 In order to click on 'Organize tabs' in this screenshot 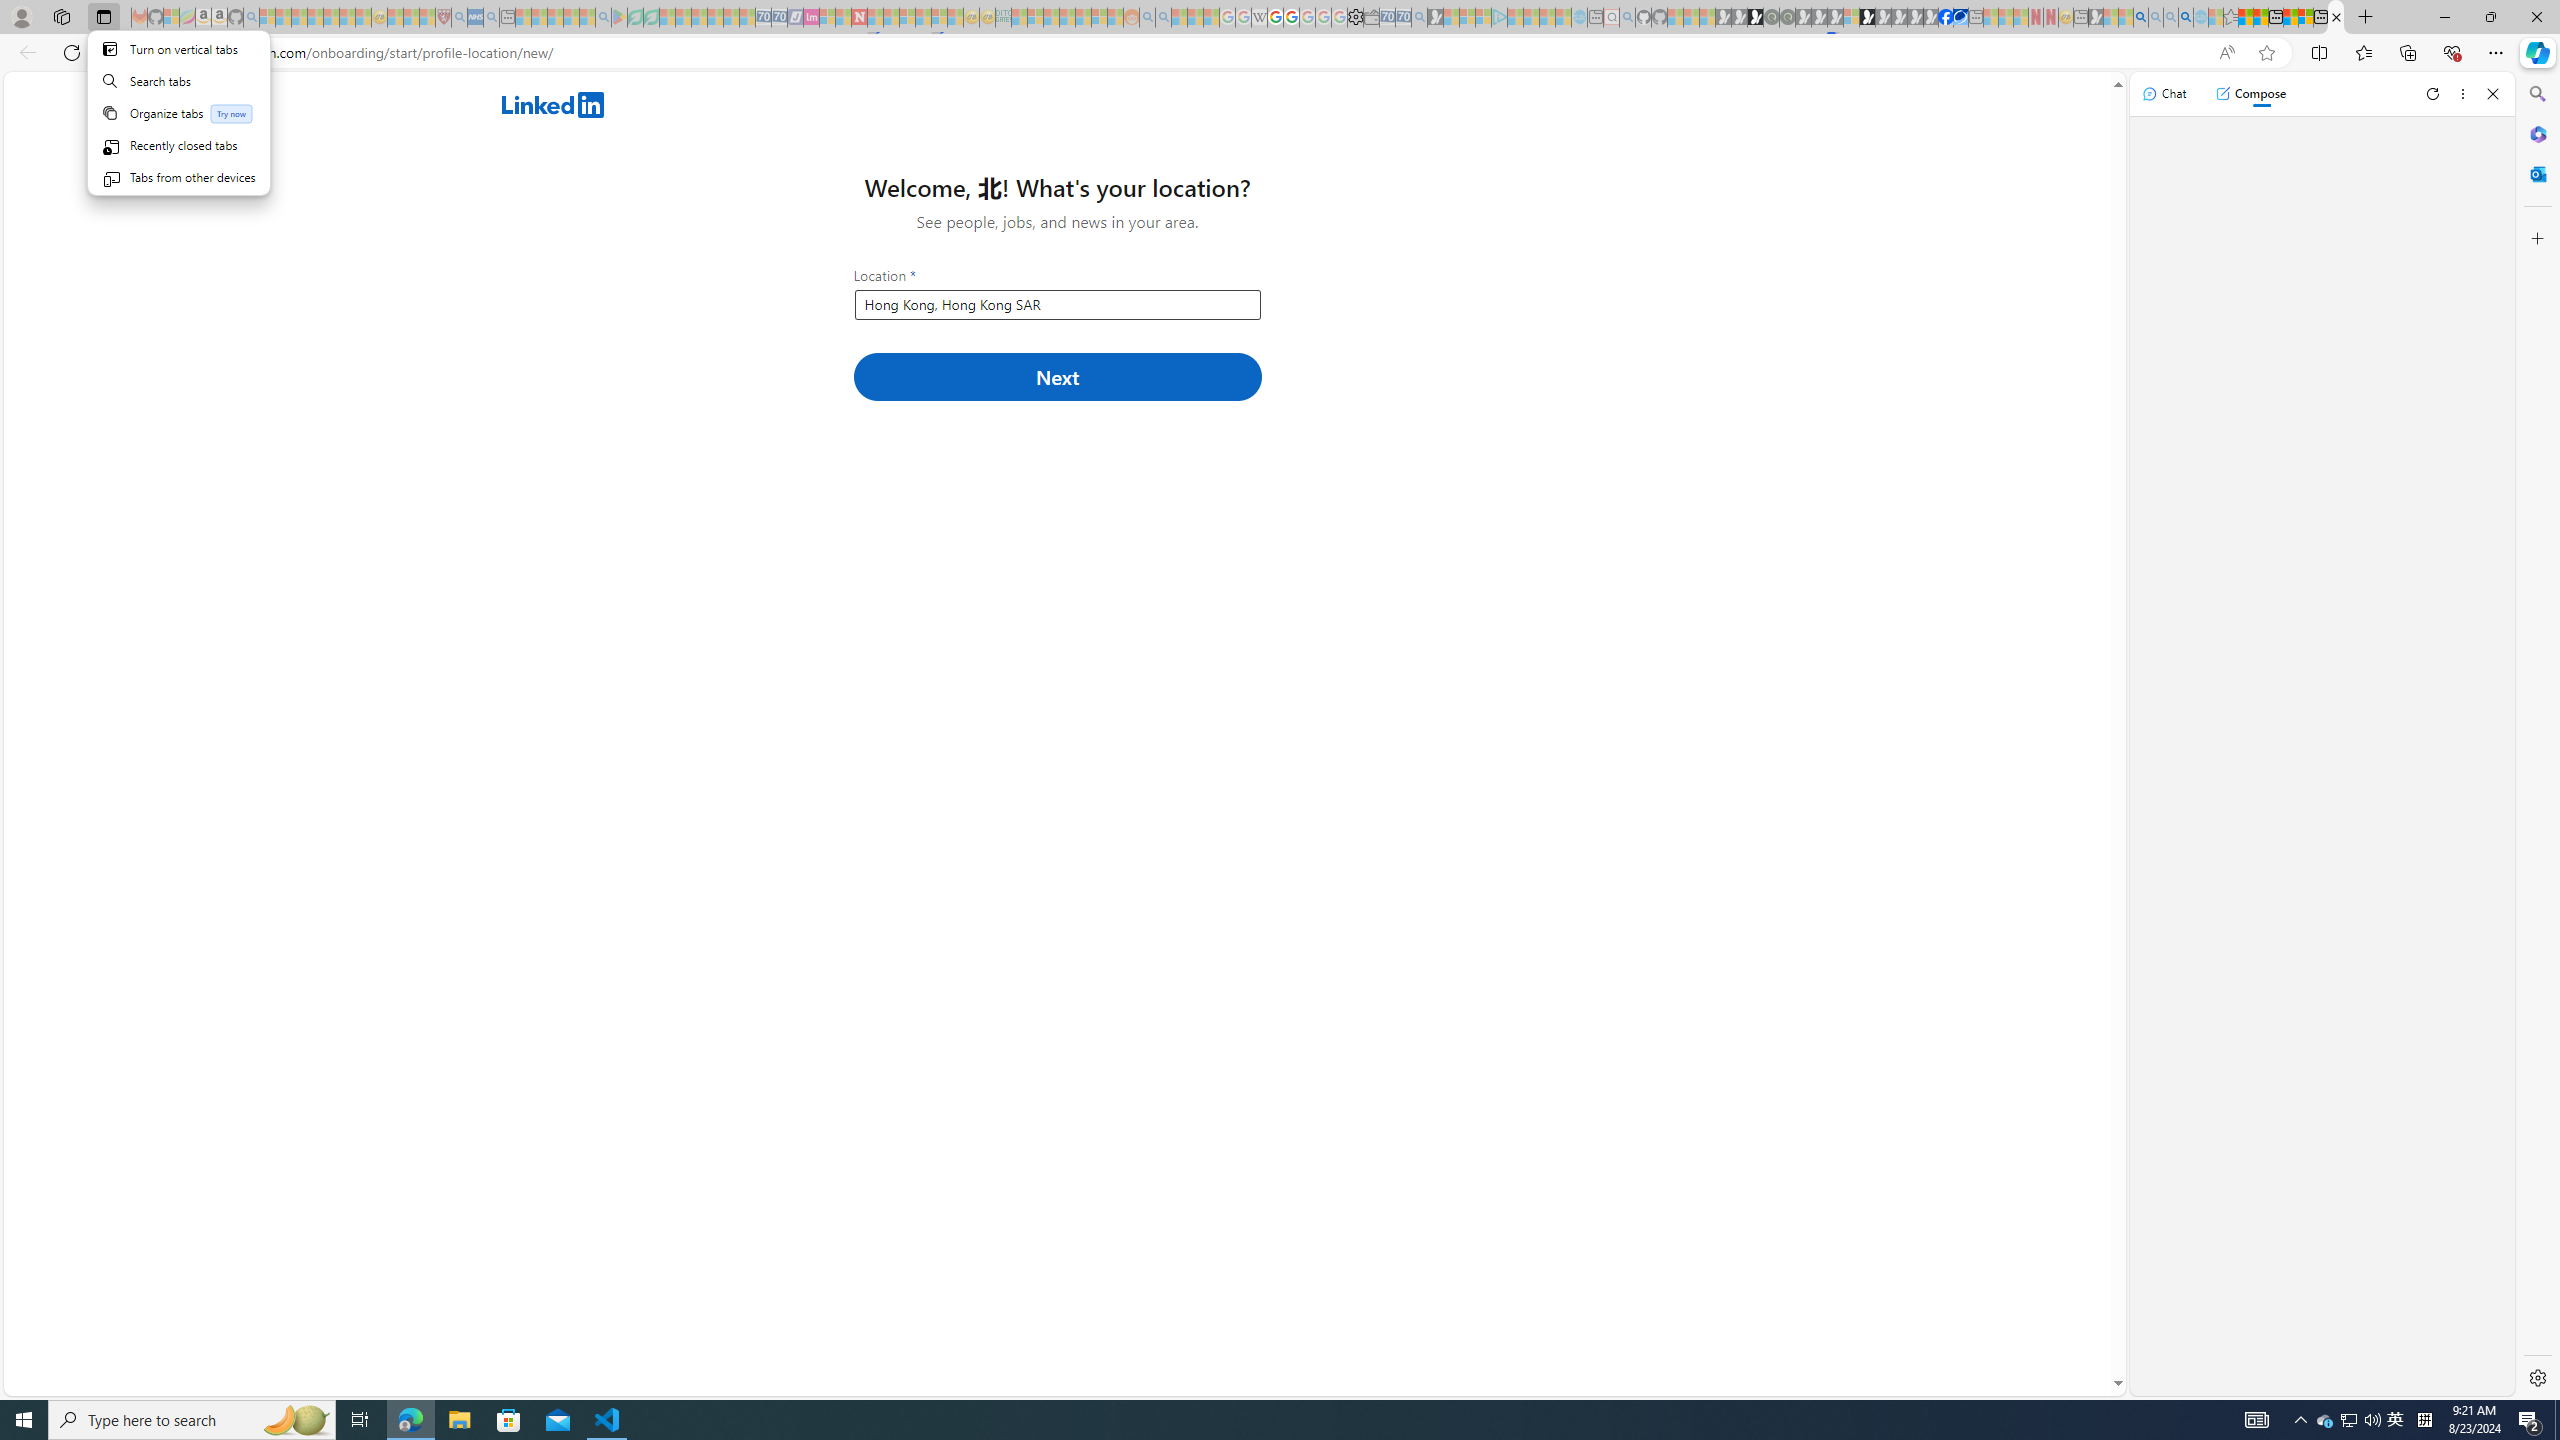, I will do `click(176, 112)`.